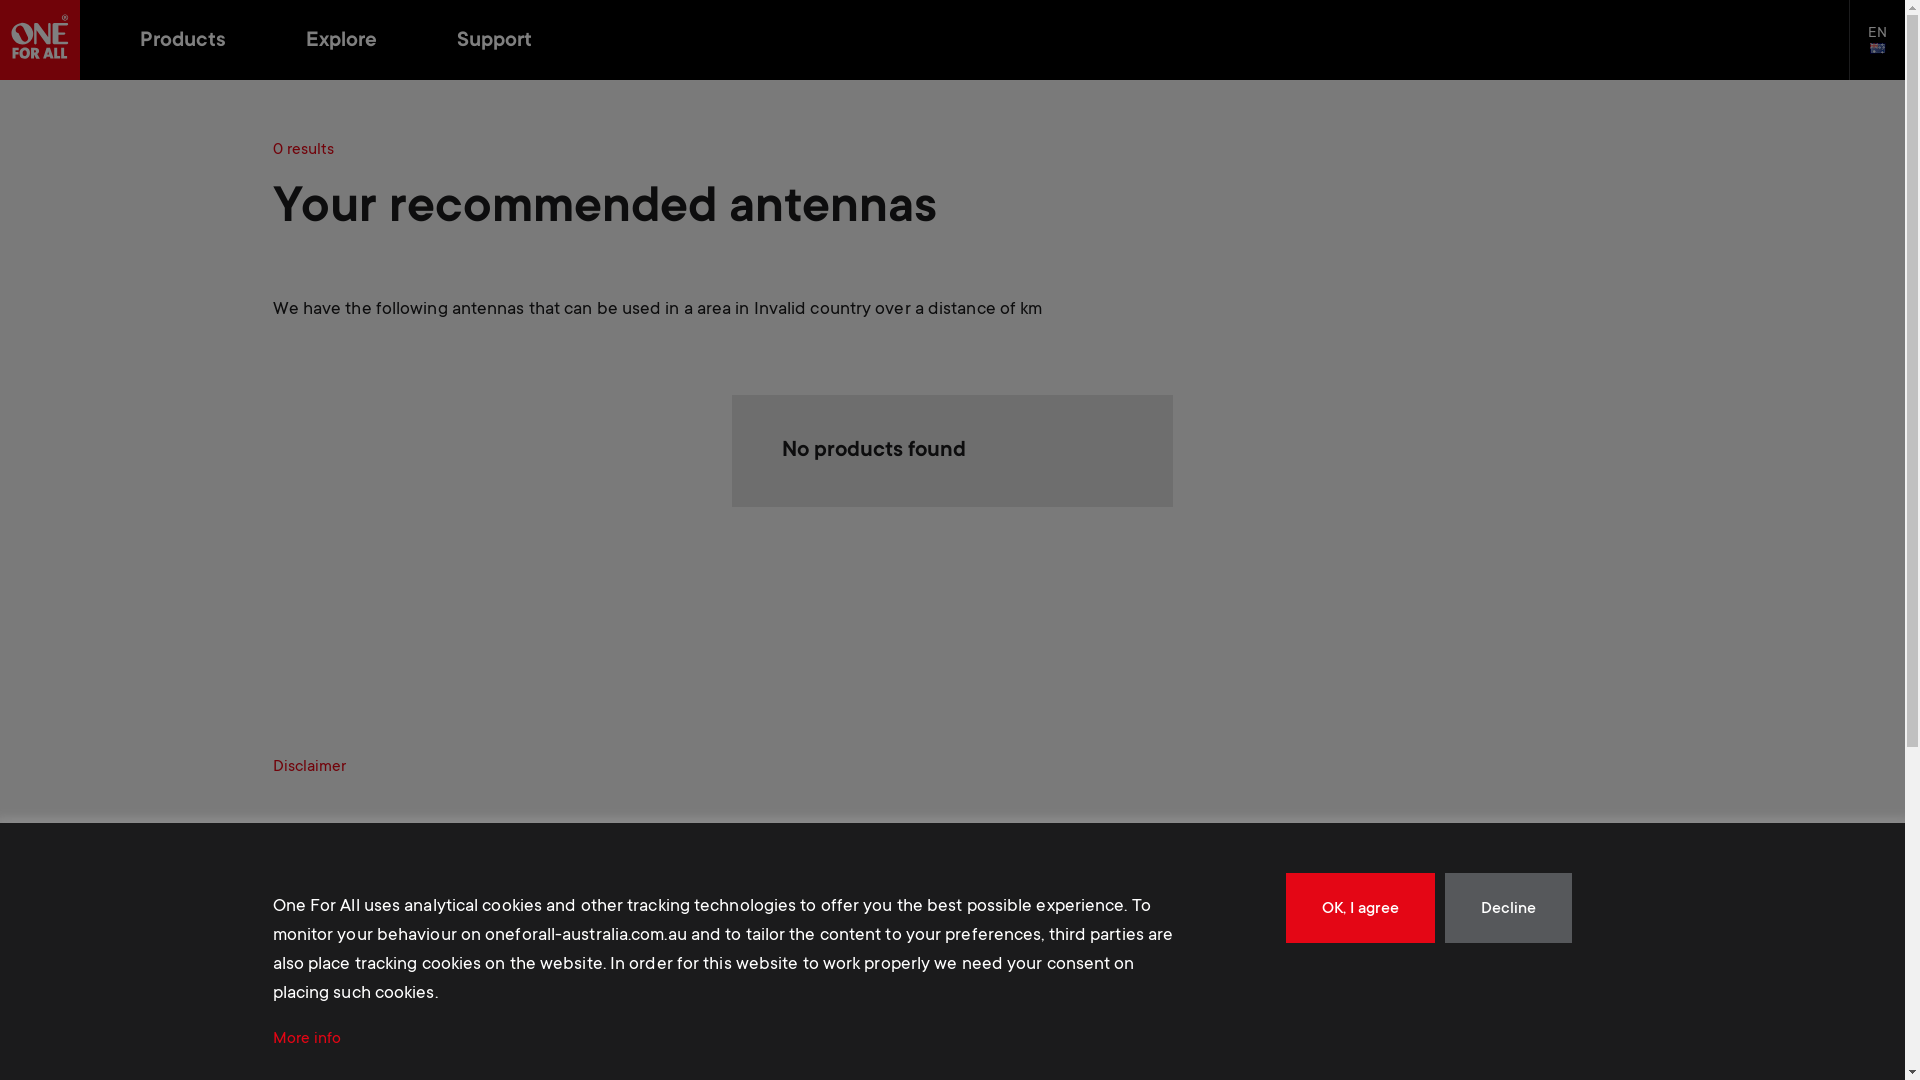  I want to click on 'OK, I agree', so click(1360, 907).